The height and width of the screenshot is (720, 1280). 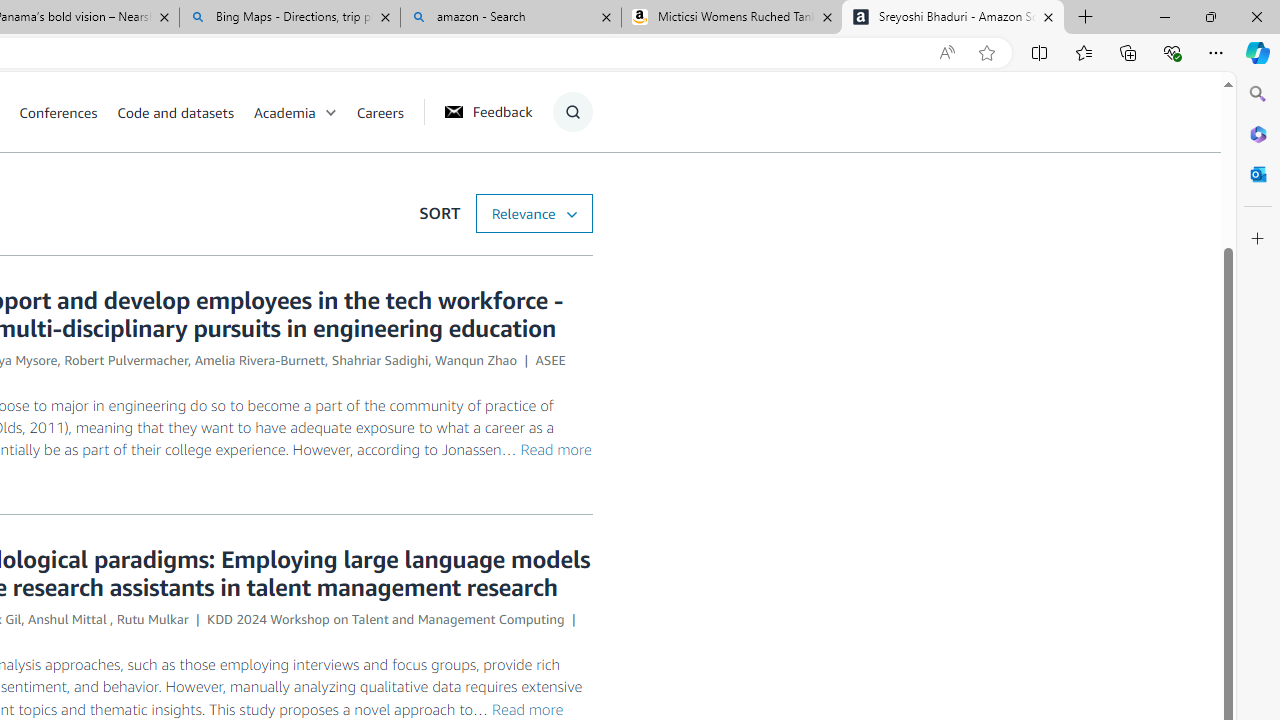 I want to click on 'Show Search Form', so click(x=571, y=111).